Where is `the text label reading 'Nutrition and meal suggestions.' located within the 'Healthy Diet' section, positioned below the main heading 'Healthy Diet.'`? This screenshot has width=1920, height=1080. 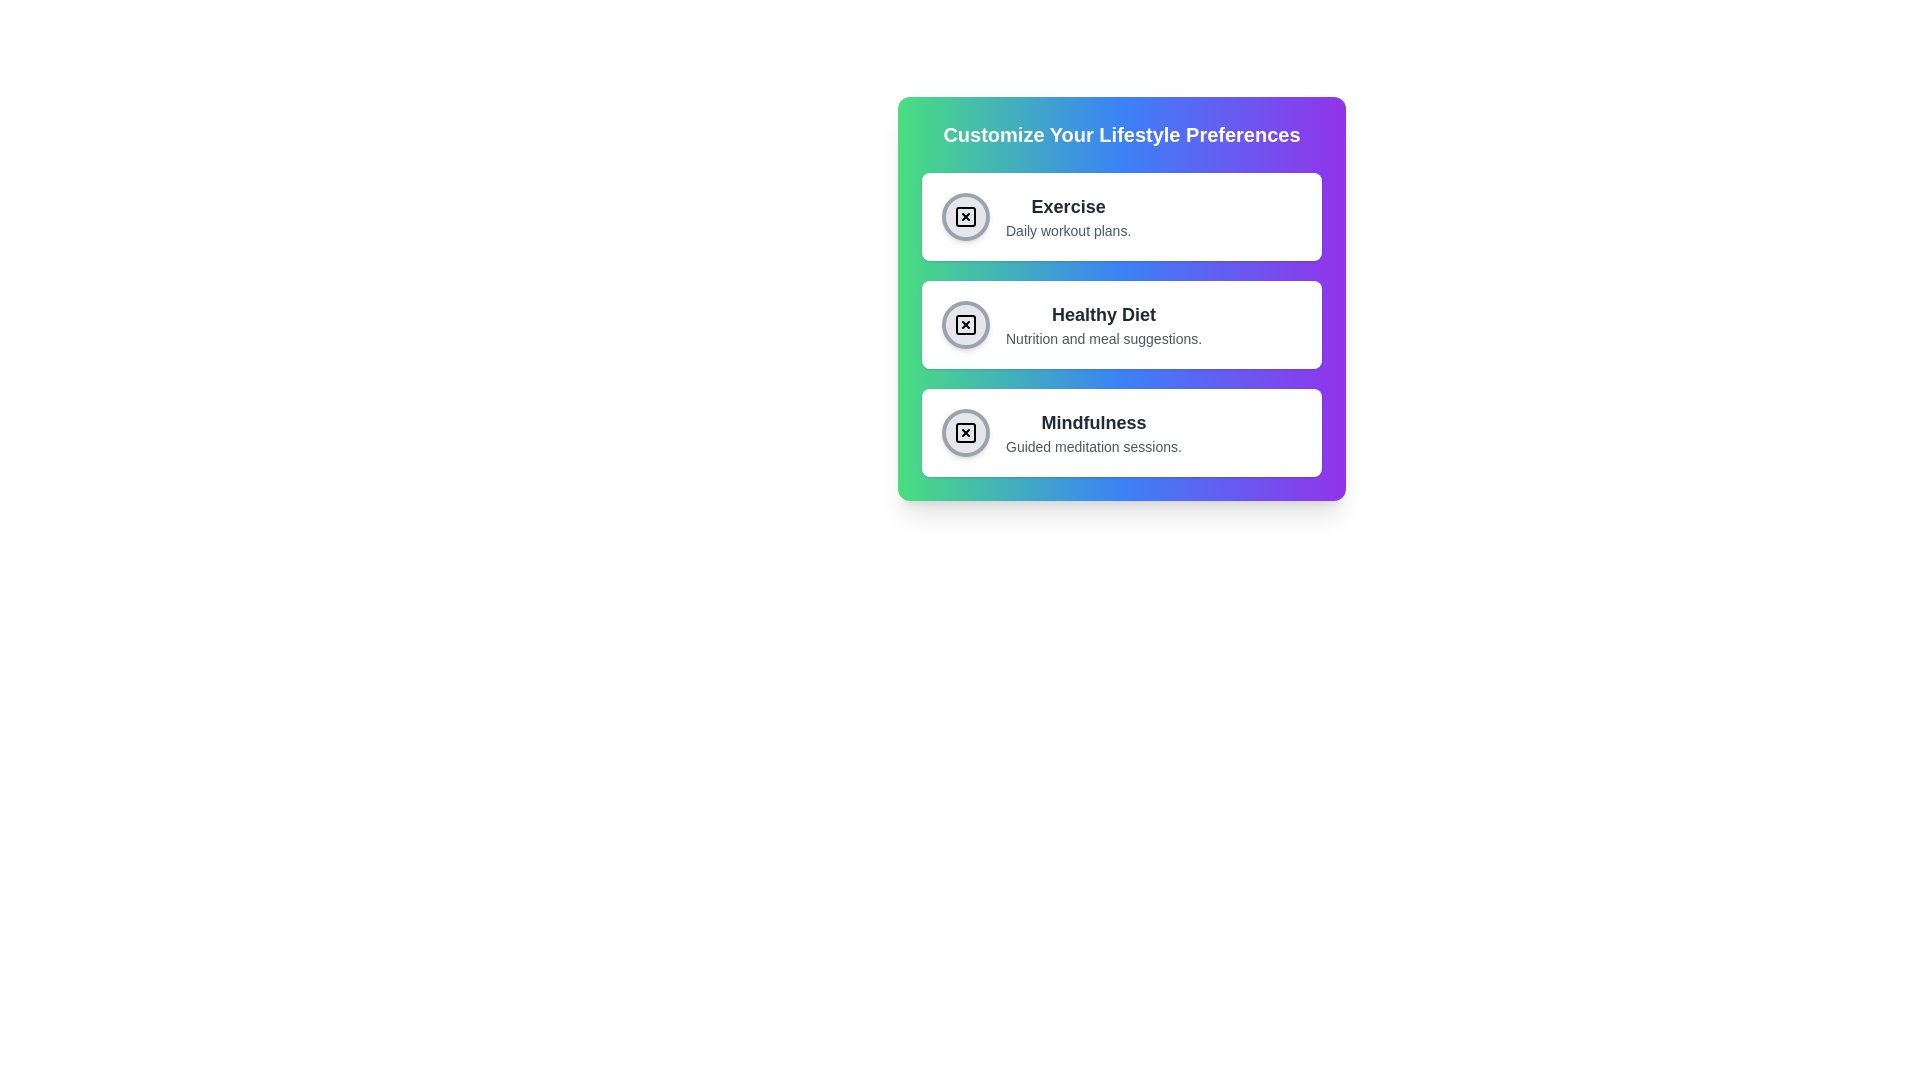 the text label reading 'Nutrition and meal suggestions.' located within the 'Healthy Diet' section, positioned below the main heading 'Healthy Diet.' is located at coordinates (1103, 338).